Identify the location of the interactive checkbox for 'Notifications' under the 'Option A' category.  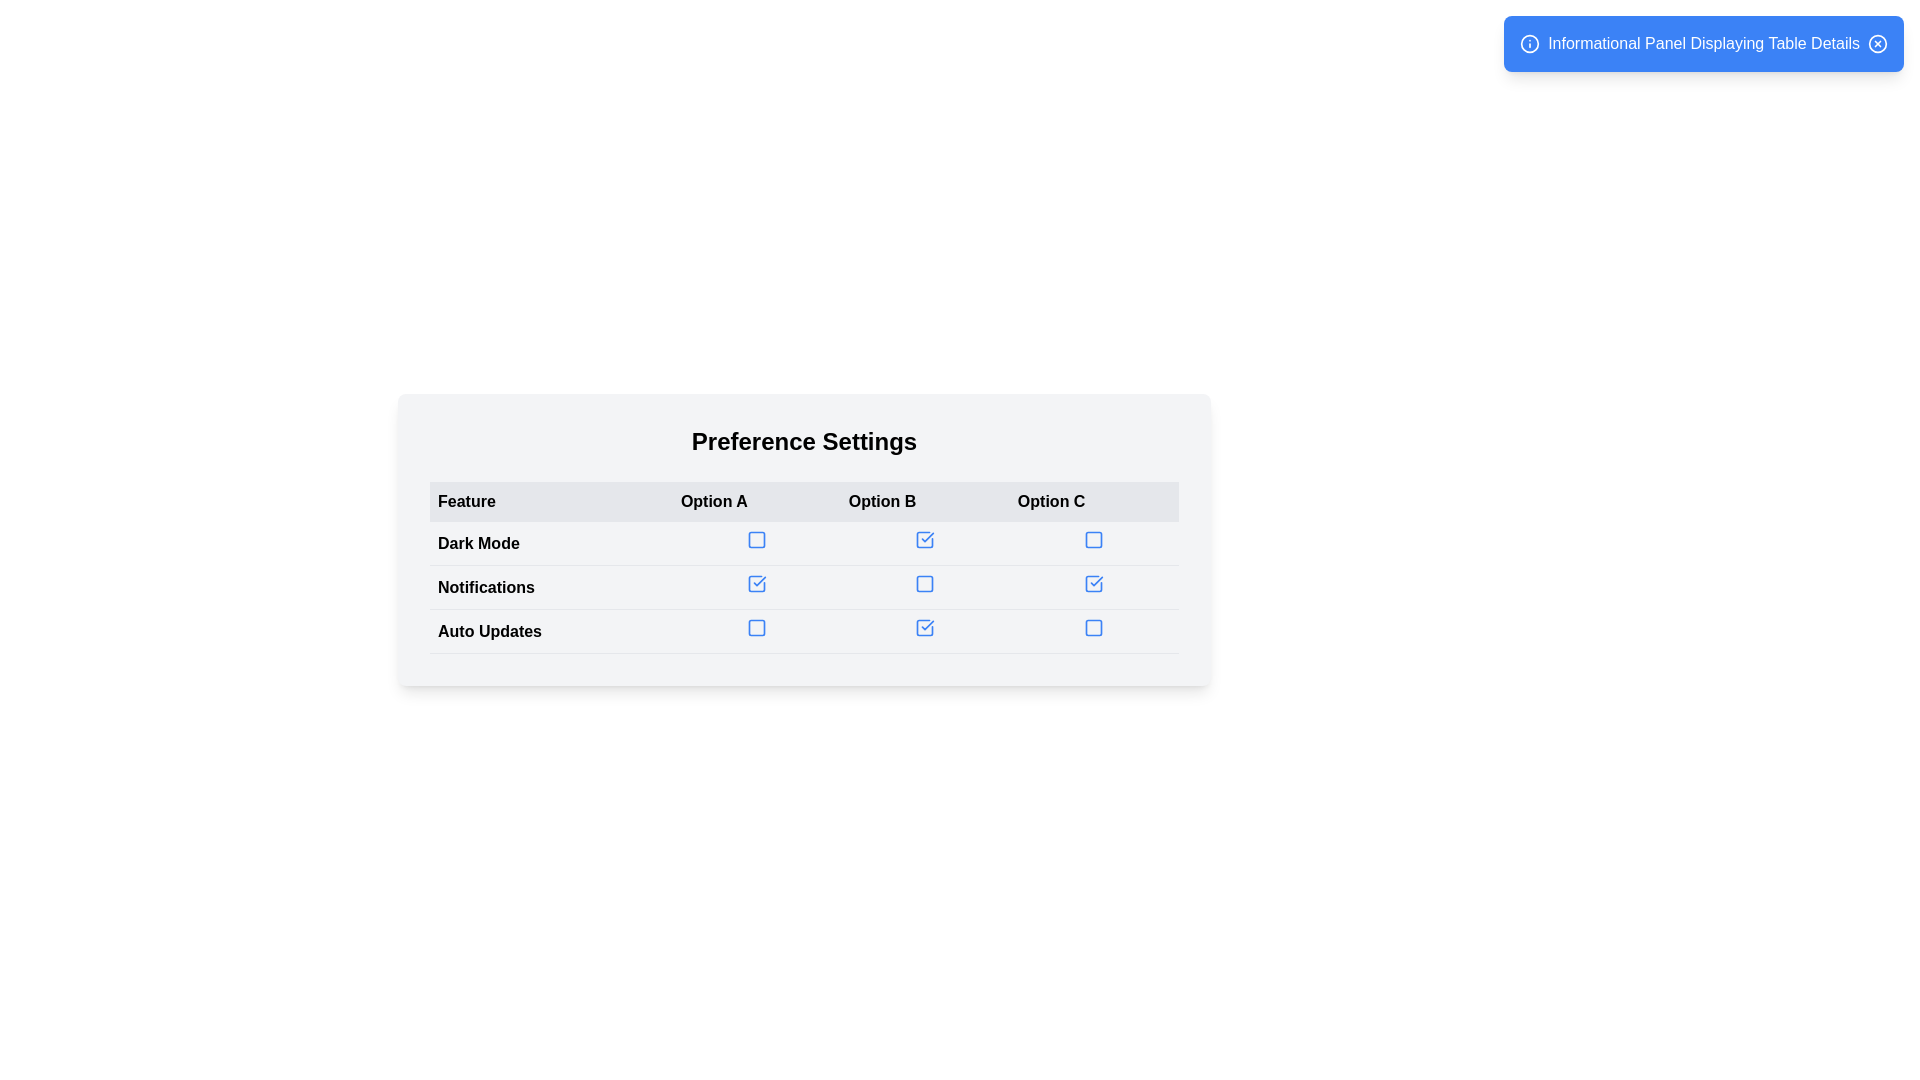
(755, 583).